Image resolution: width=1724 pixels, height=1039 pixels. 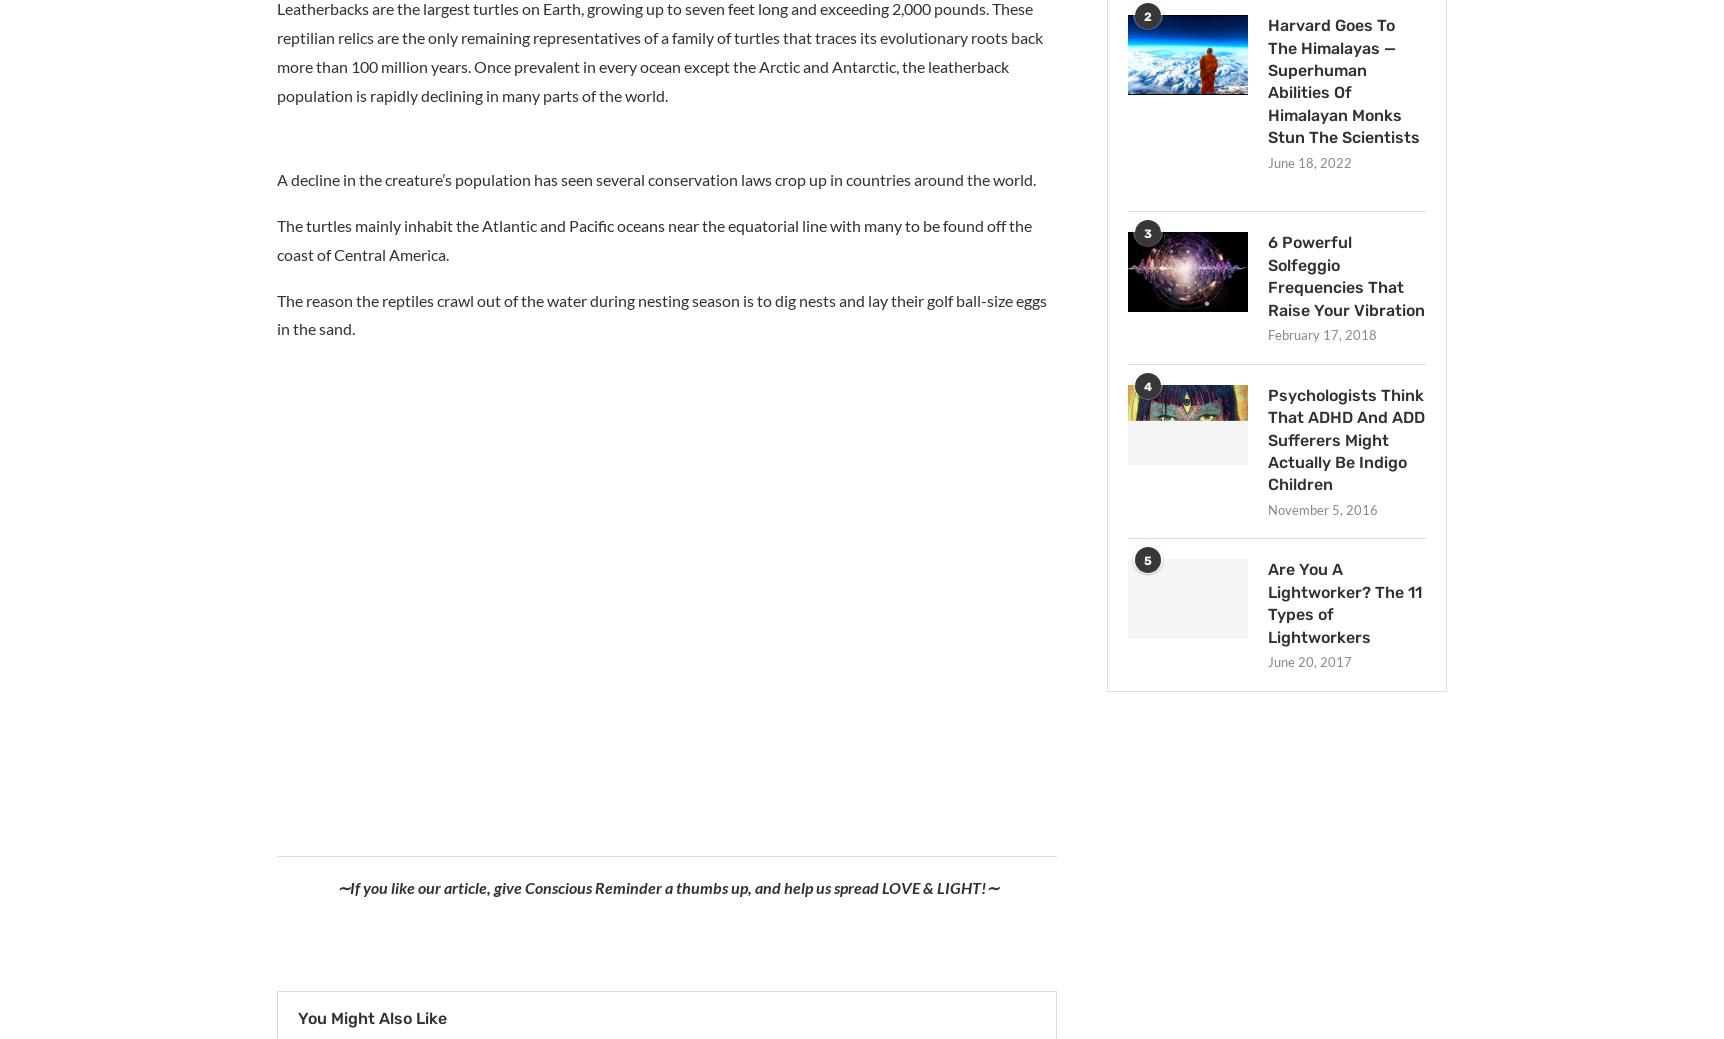 I want to click on 'Psychologists Think That ADHD And ADD Sufferers Might Actually Be Indigo Children', so click(x=1267, y=438).